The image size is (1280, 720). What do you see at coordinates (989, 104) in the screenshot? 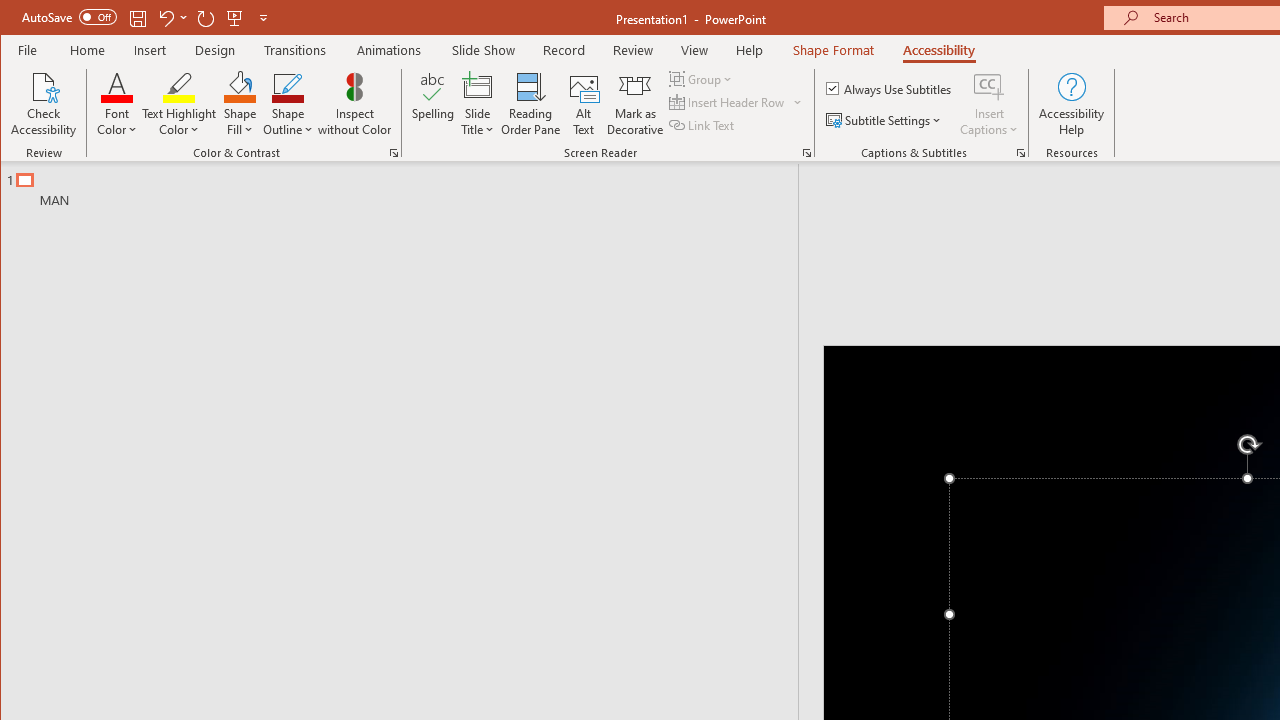
I see `'Insert Captions'` at bounding box center [989, 104].